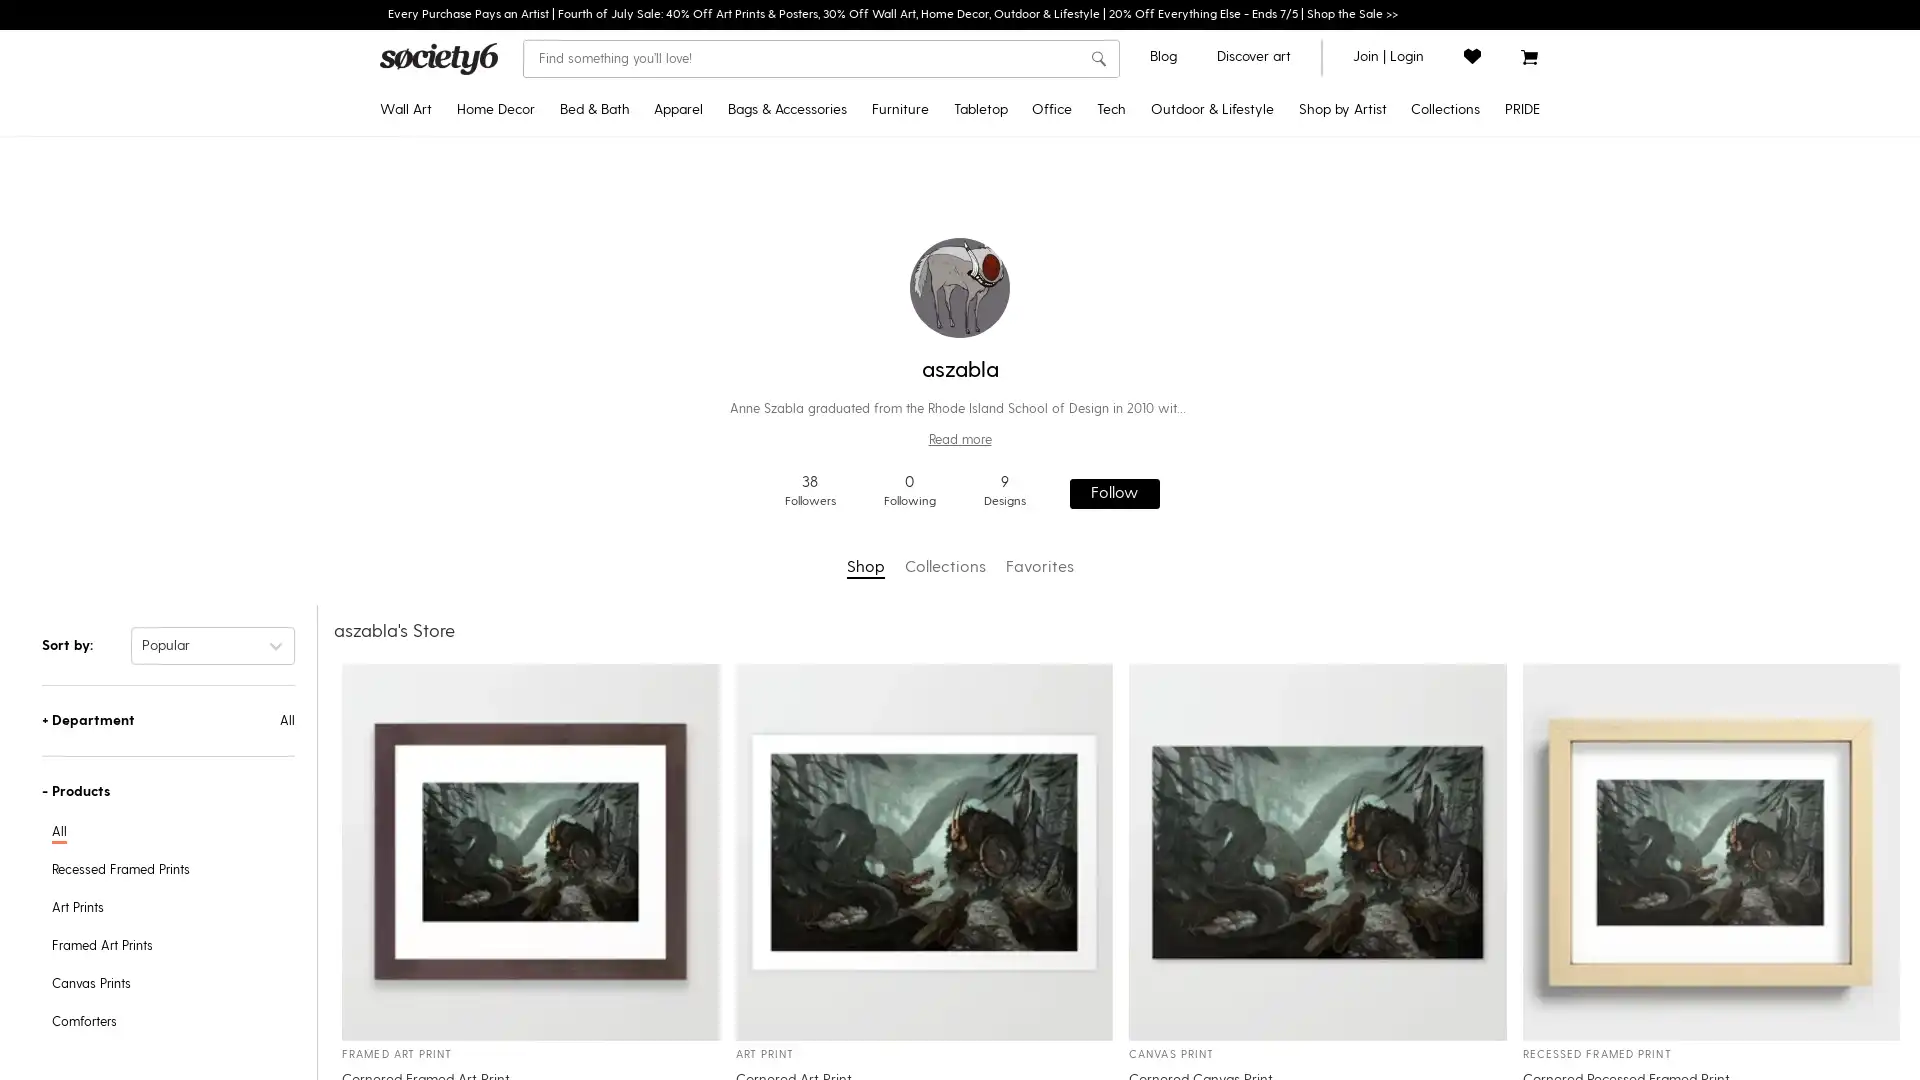  I want to click on Stationery Cards, so click(1101, 418).